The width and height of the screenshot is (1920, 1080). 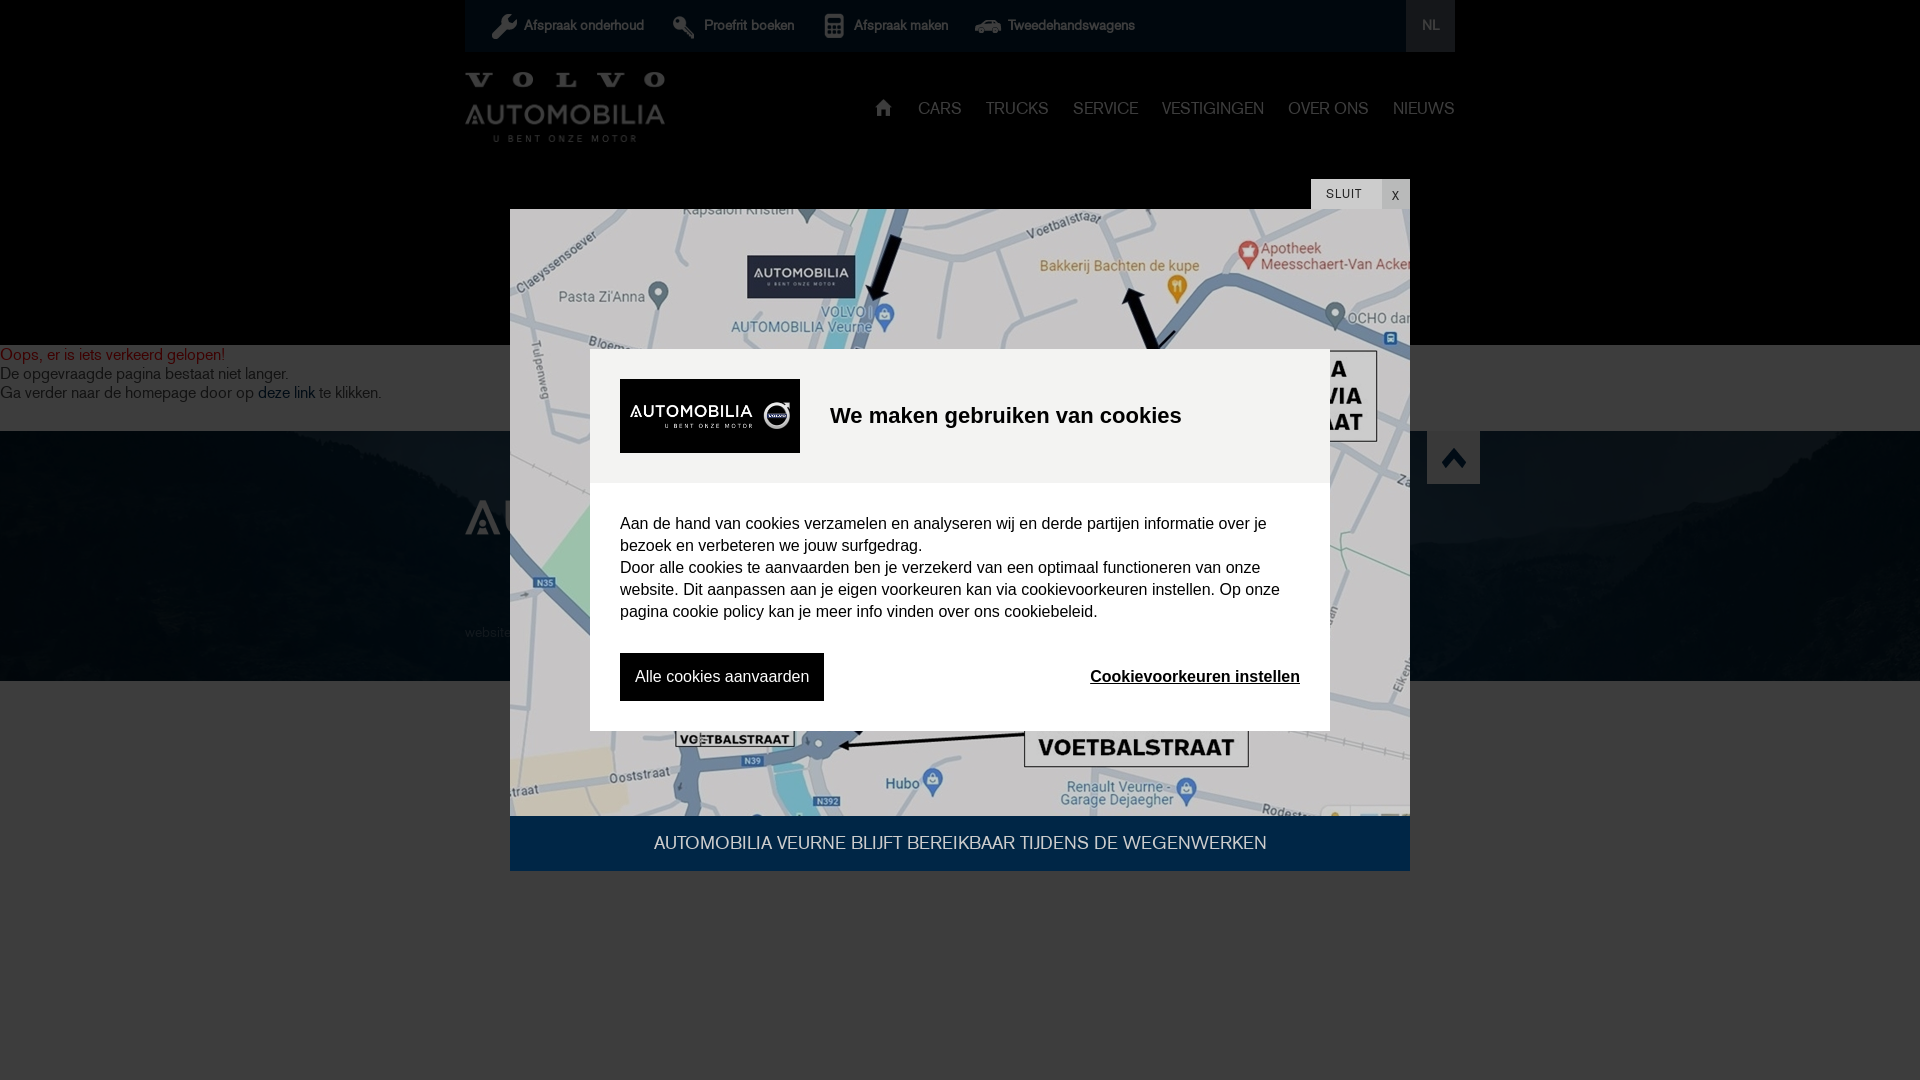 I want to click on 'SERVICE', so click(x=1104, y=112).